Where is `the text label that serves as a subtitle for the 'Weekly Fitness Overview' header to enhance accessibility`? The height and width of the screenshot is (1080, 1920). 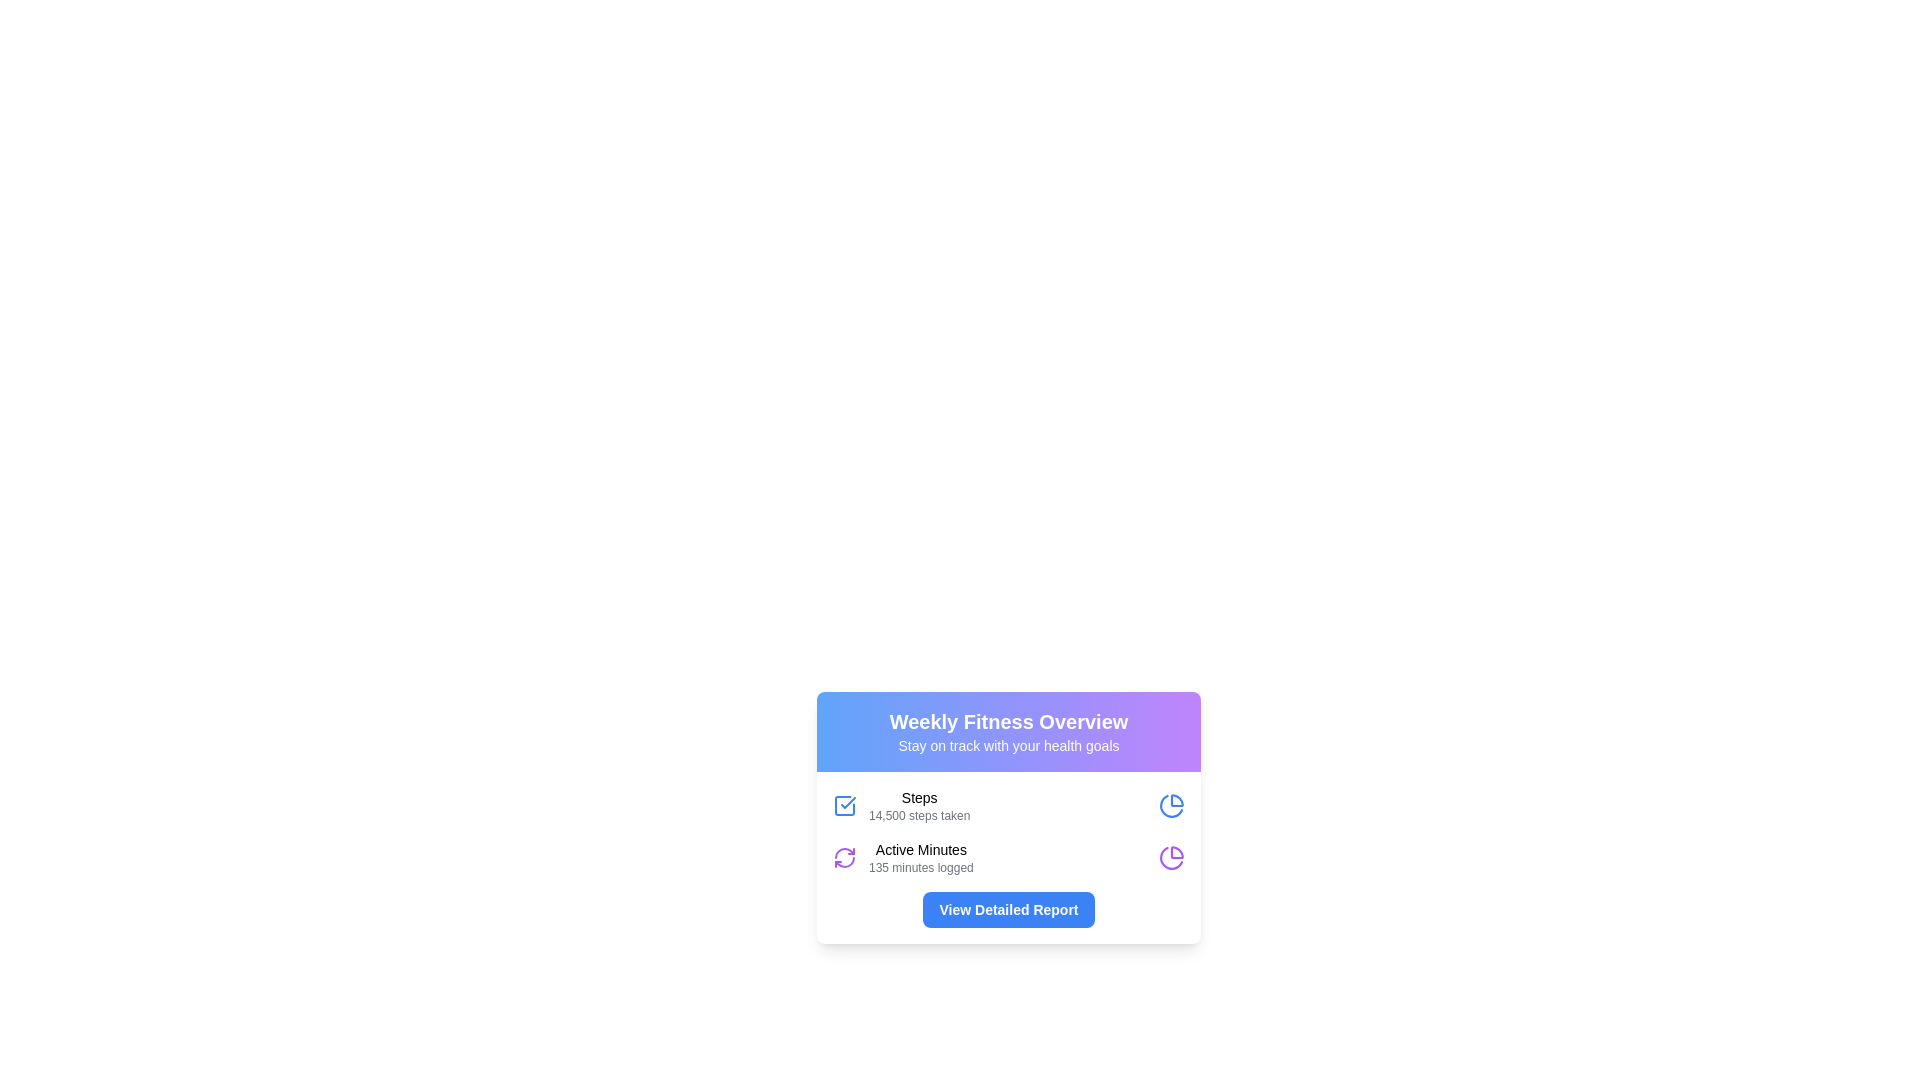 the text label that serves as a subtitle for the 'Weekly Fitness Overview' header to enhance accessibility is located at coordinates (1008, 745).